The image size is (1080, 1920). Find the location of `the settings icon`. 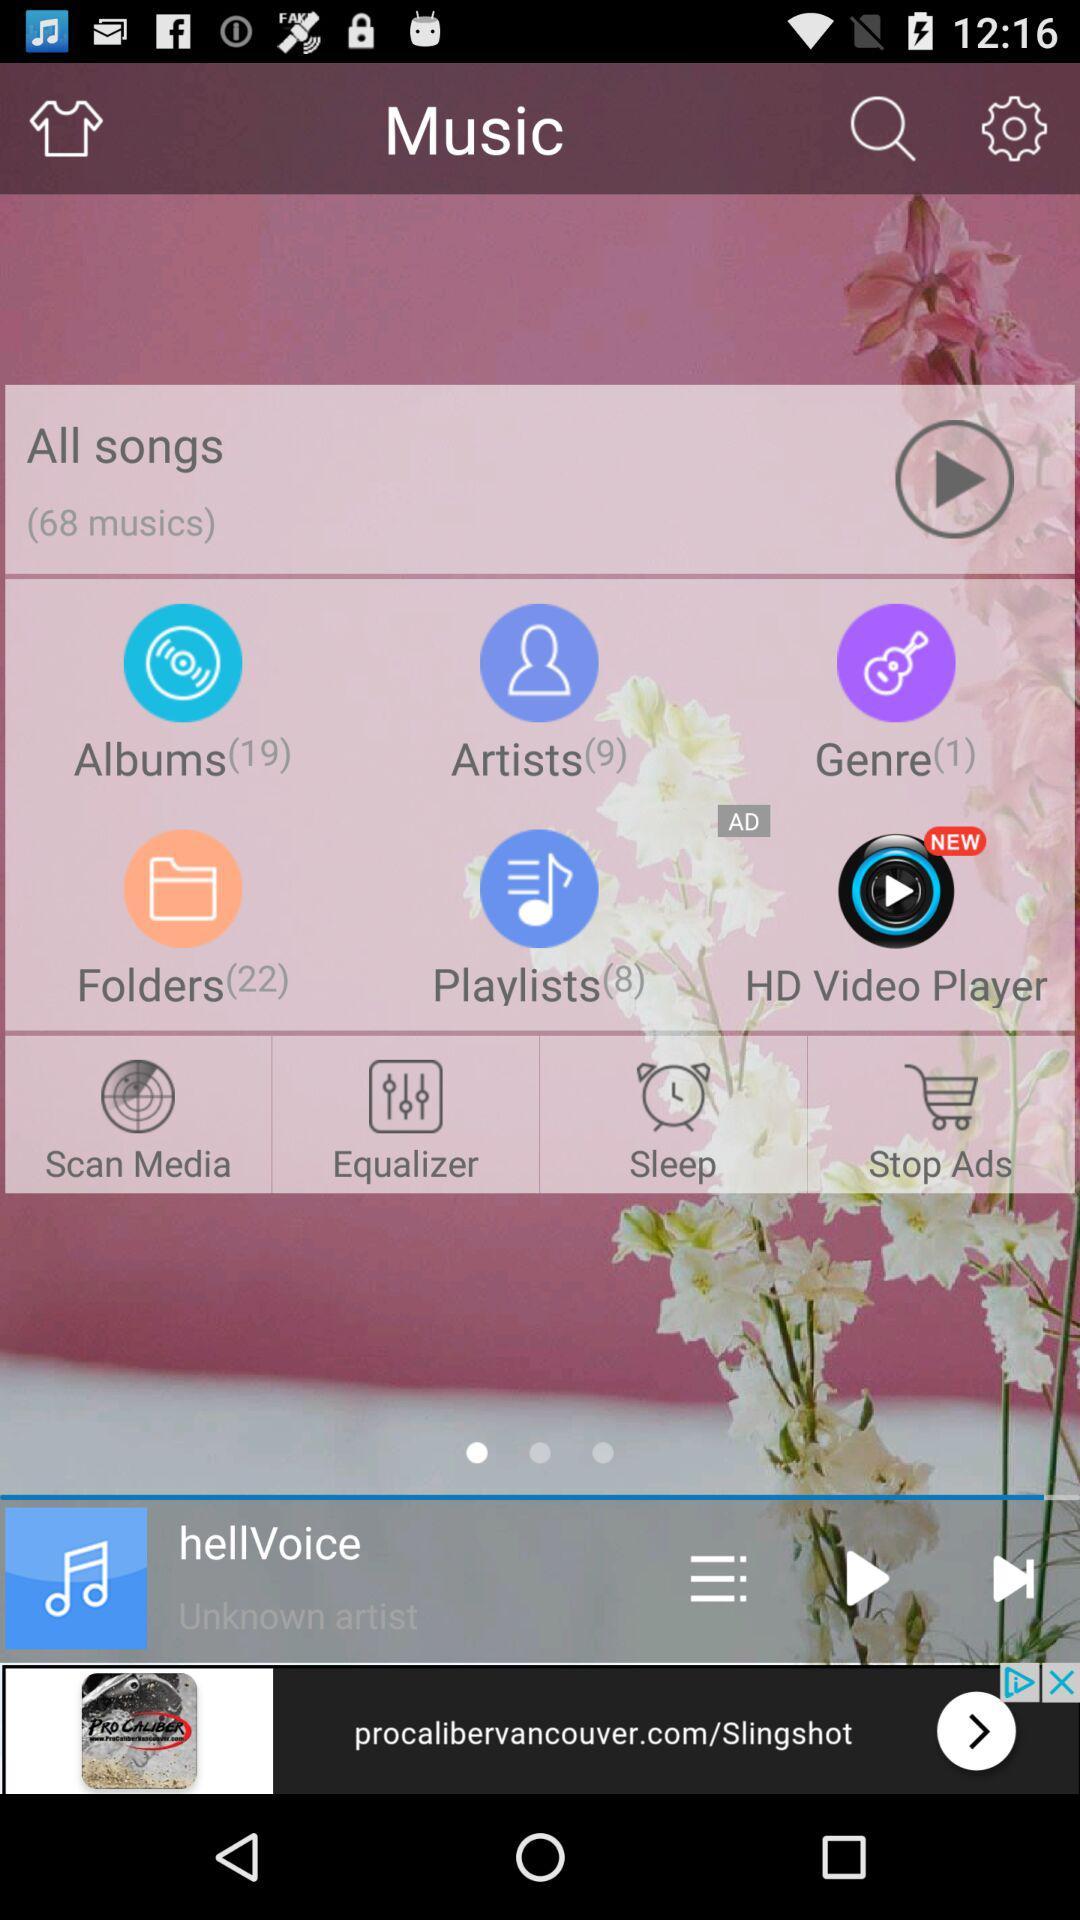

the settings icon is located at coordinates (1014, 136).